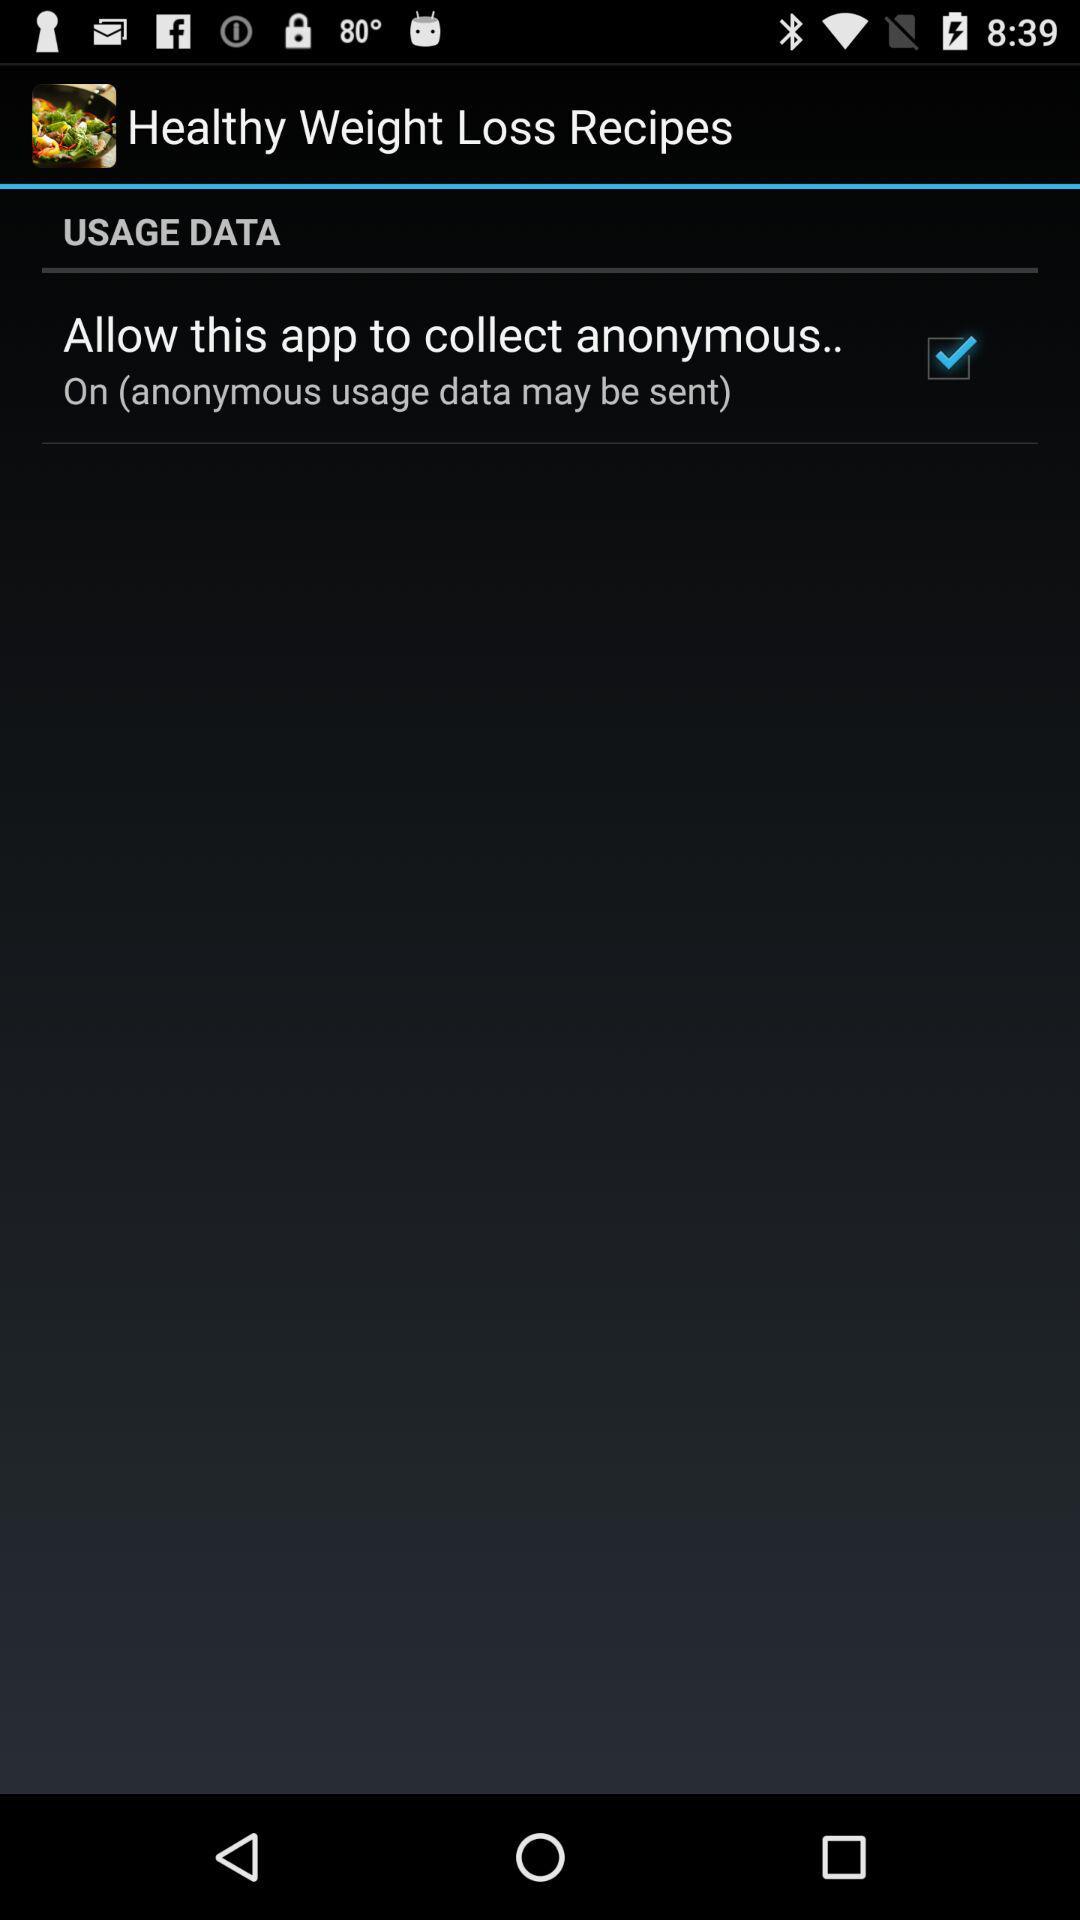  Describe the element at coordinates (463, 333) in the screenshot. I see `the allow this app` at that location.